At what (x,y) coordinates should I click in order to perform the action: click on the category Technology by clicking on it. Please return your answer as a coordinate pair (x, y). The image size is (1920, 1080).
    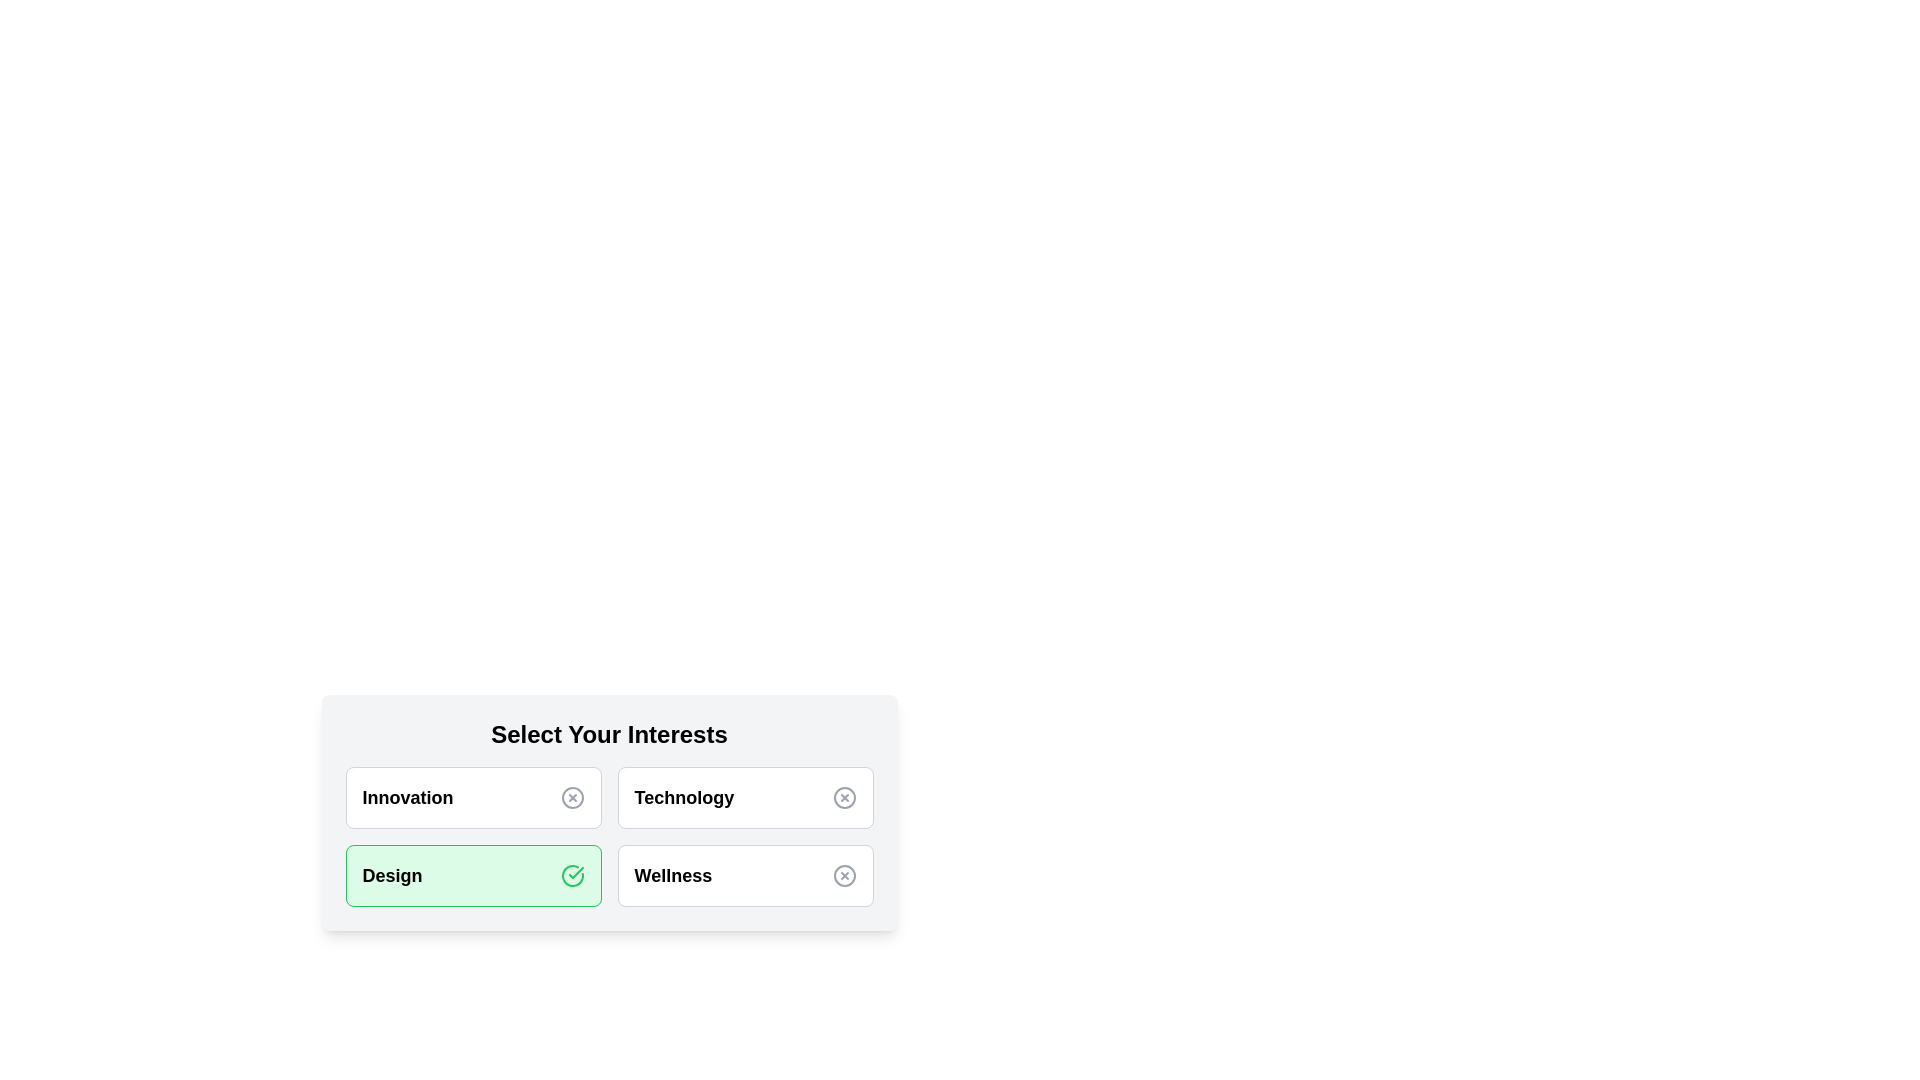
    Looking at the image, I should click on (744, 797).